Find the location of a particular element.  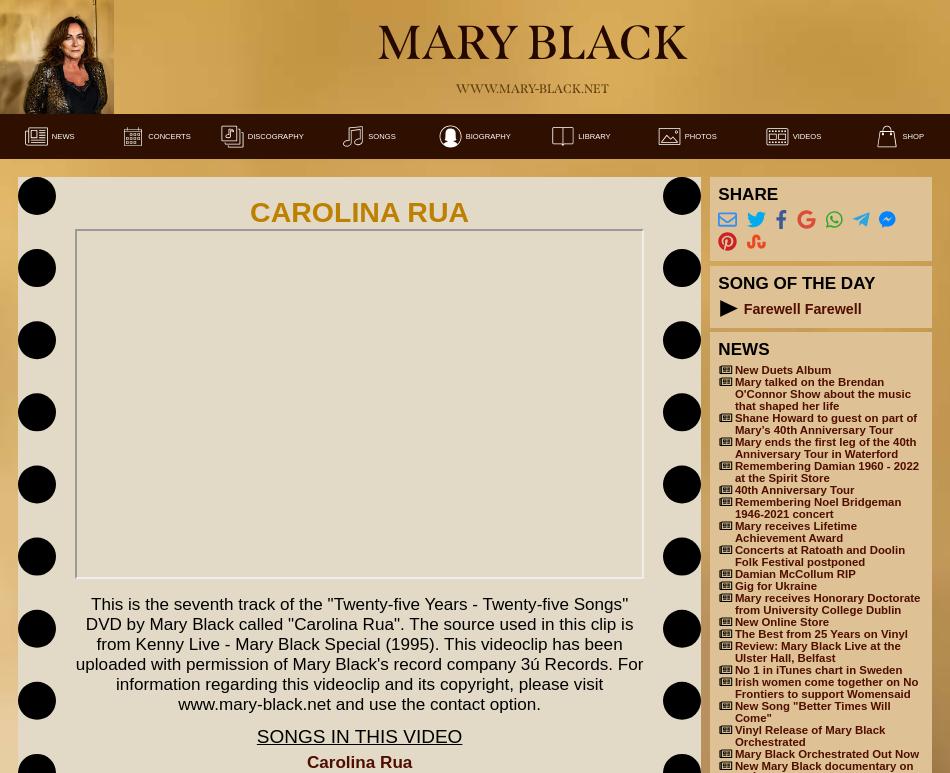

'This is the seventh track of the "Twenty-five Years - Twenty-five Songs" DVD by Mary Black called "Carolina Rua". The source used in this clip is from Kenny Live - Mary Black Special (1995). 

This videoclip has been uploaded with permission of Mary Black's record company 3ú Records. For information regarding this videoclip and its copyright, please visit www.mary-black.net and use the contact option.' is located at coordinates (74, 654).